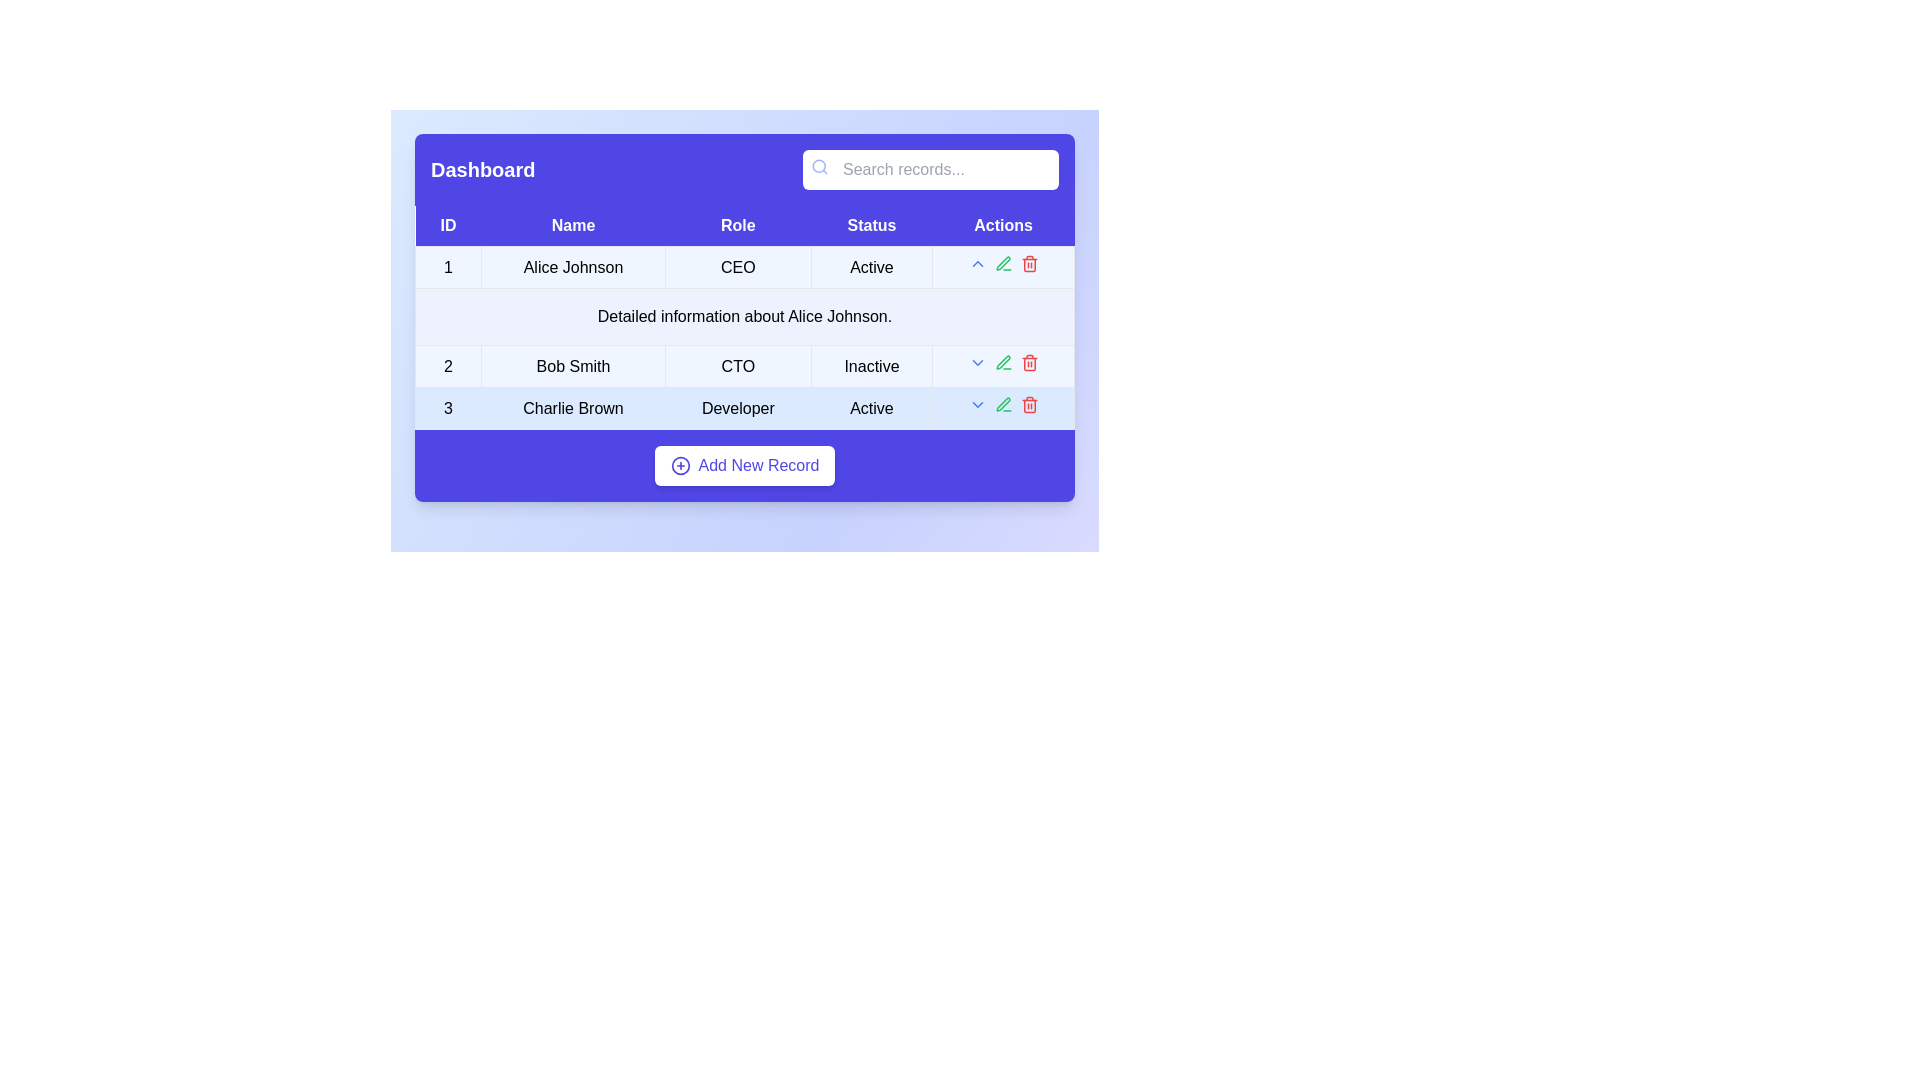  What do you see at coordinates (1003, 261) in the screenshot?
I see `the edit icon in the 'Actions' column of the third row corresponding to 'Charlie Brown'` at bounding box center [1003, 261].